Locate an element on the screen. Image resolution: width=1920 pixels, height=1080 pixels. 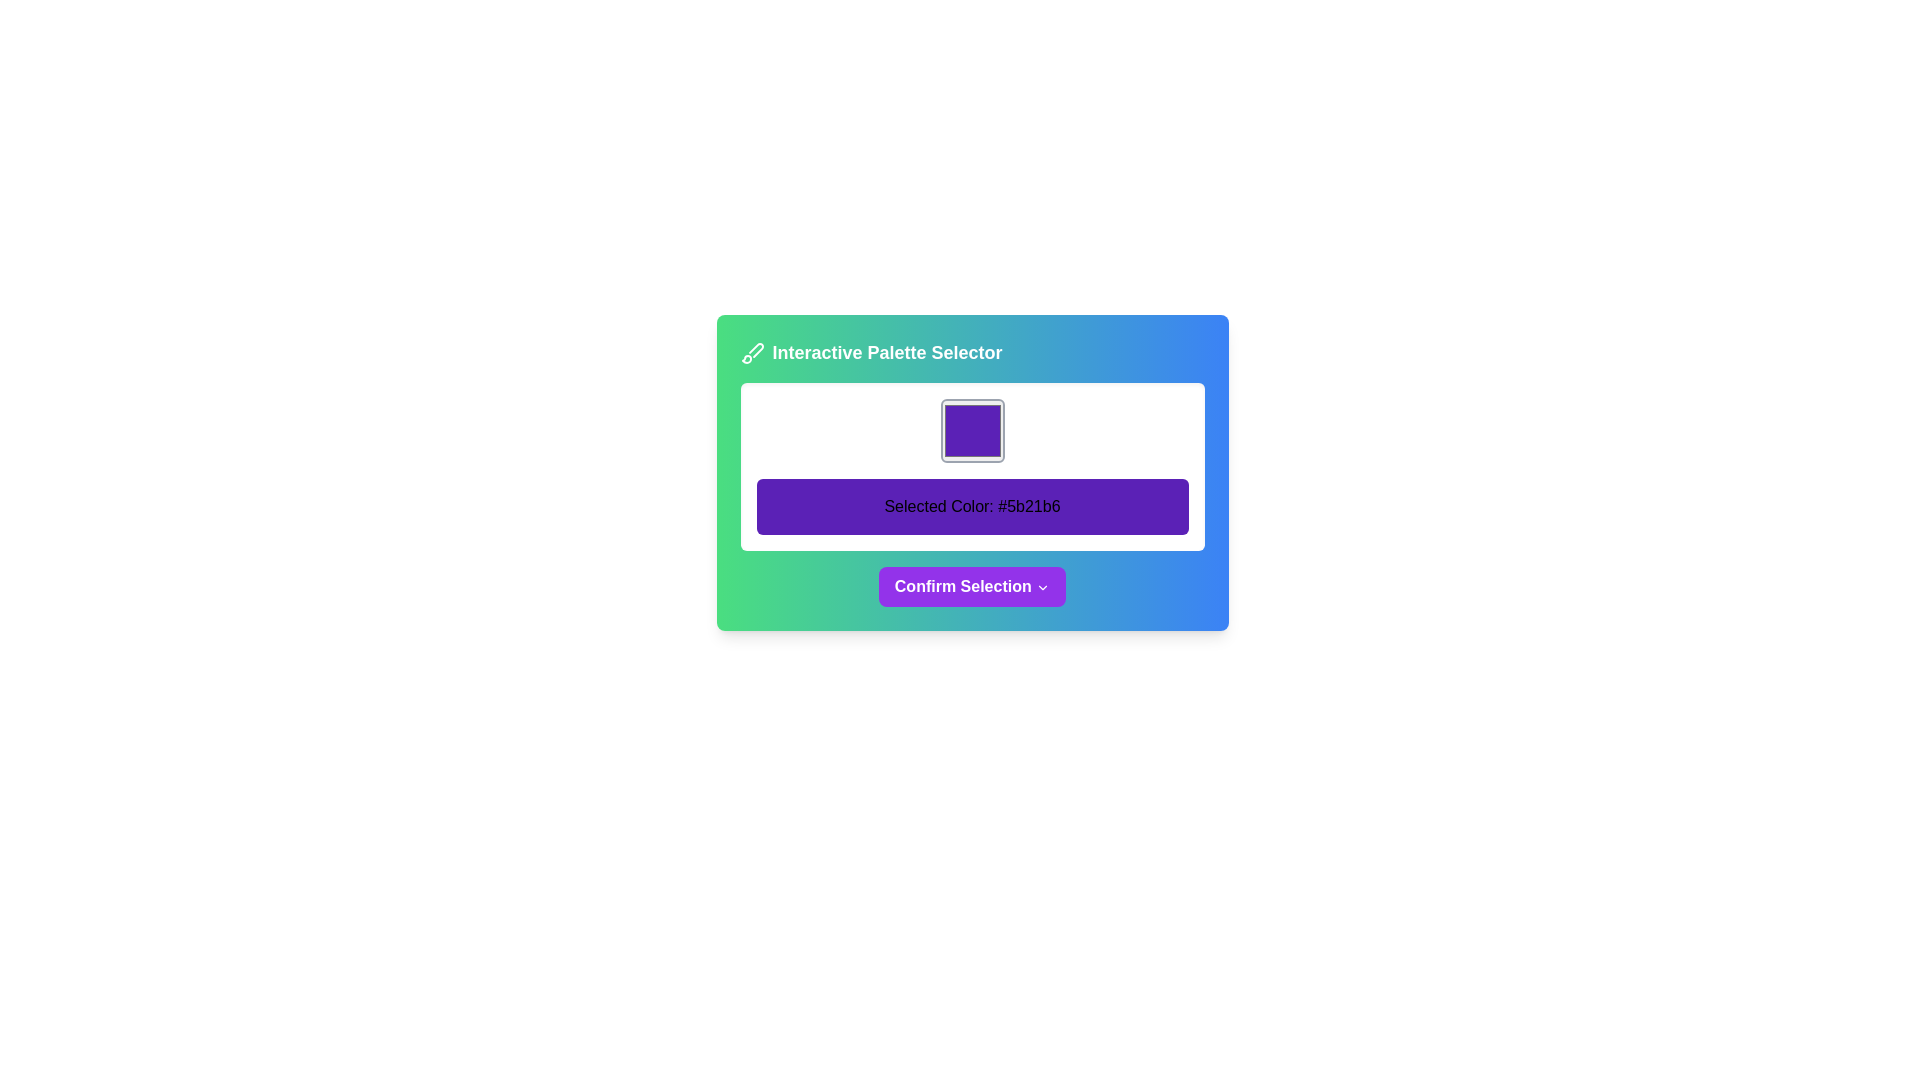
the square color picker box with a purple fill color (#5b21b6) to pick the color is located at coordinates (972, 430).